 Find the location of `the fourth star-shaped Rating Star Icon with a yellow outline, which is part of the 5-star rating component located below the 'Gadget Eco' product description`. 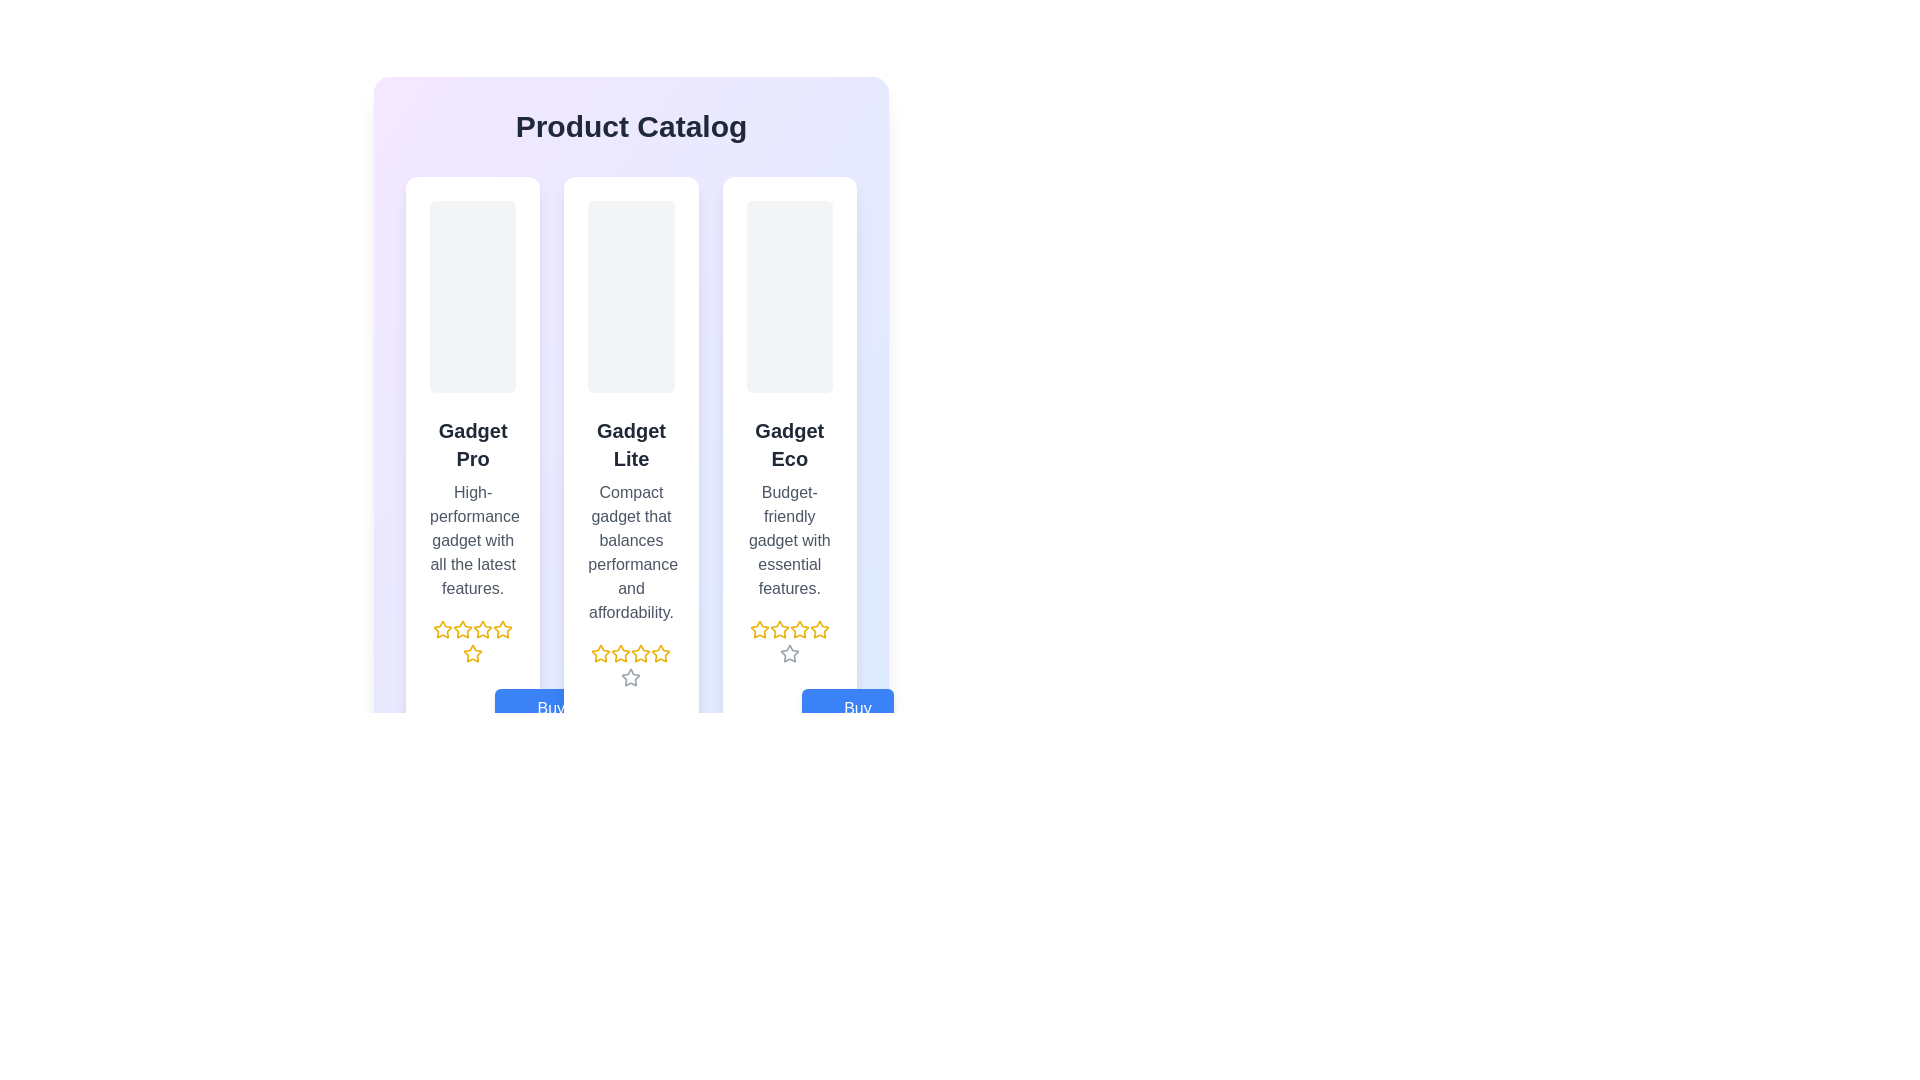

the fourth star-shaped Rating Star Icon with a yellow outline, which is part of the 5-star rating component located below the 'Gadget Eco' product description is located at coordinates (798, 628).